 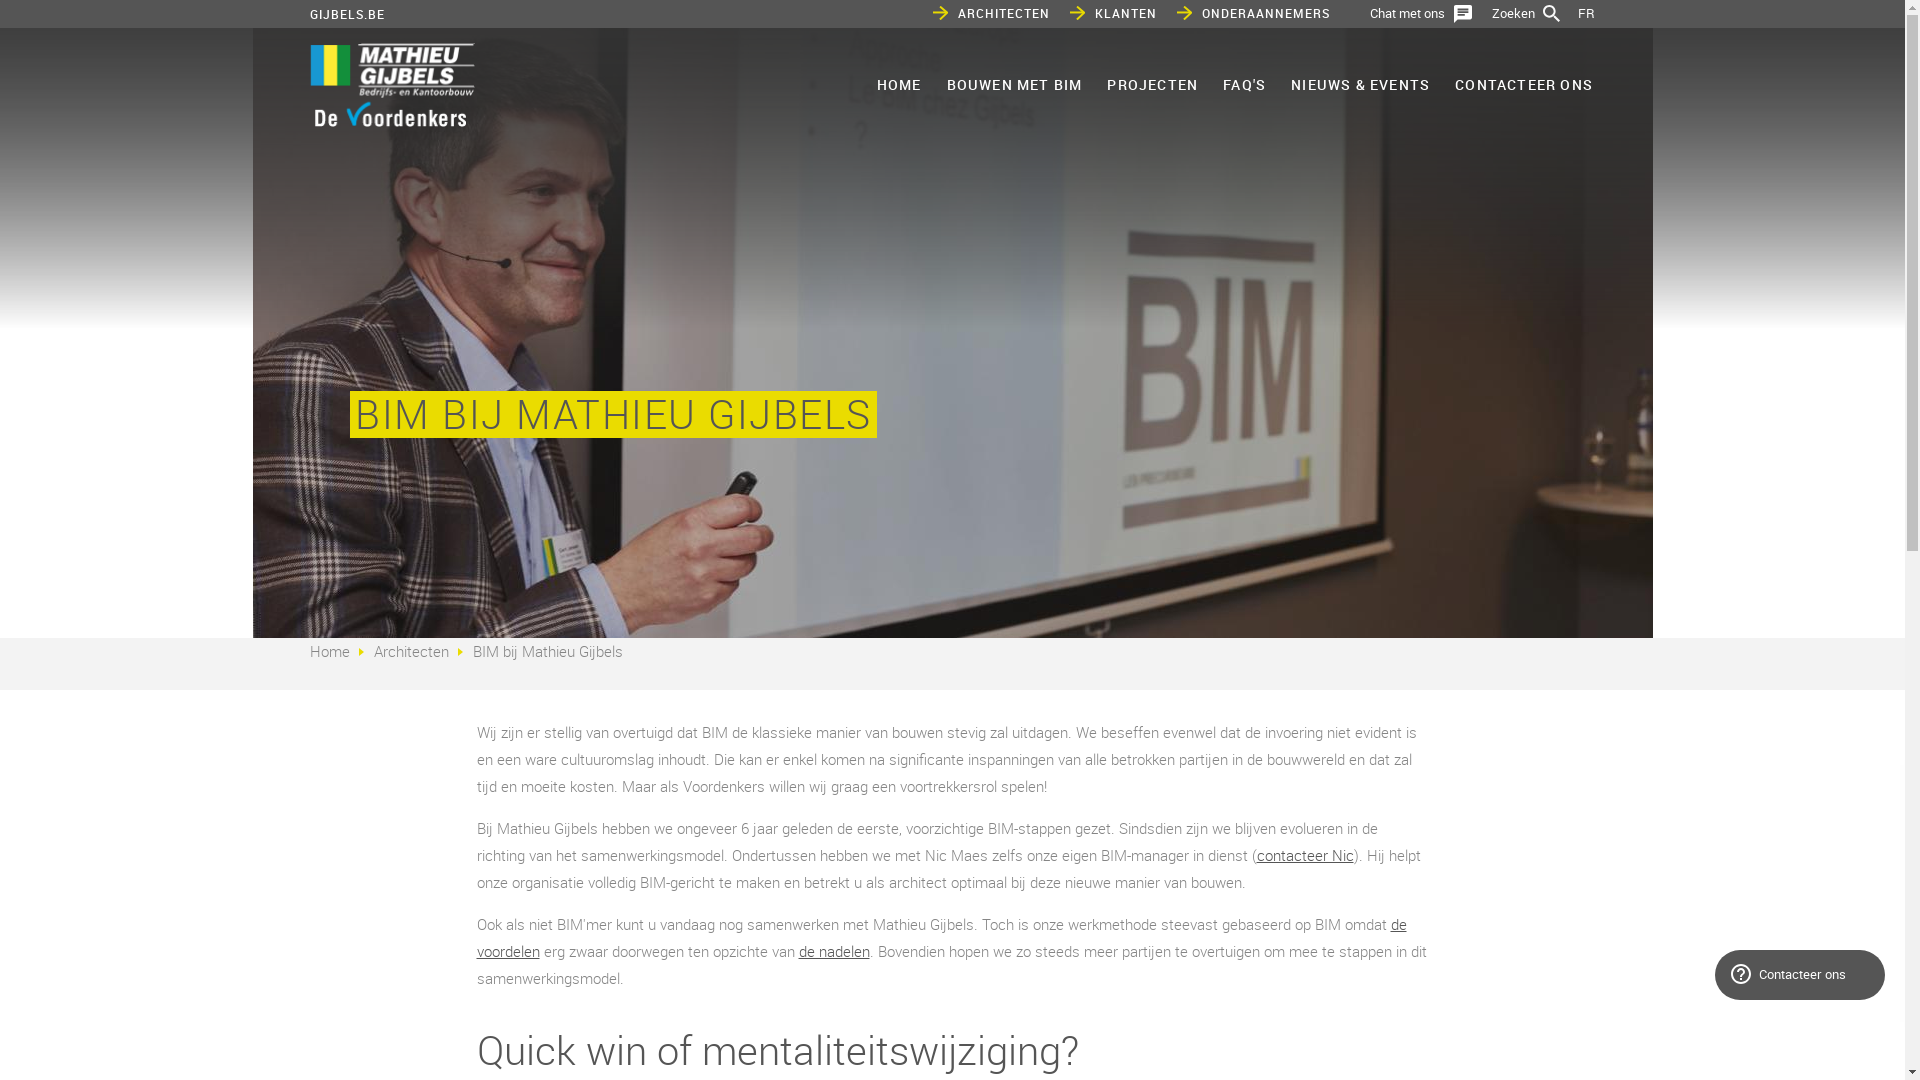 What do you see at coordinates (1419, 13) in the screenshot?
I see `'Chat met ons'` at bounding box center [1419, 13].